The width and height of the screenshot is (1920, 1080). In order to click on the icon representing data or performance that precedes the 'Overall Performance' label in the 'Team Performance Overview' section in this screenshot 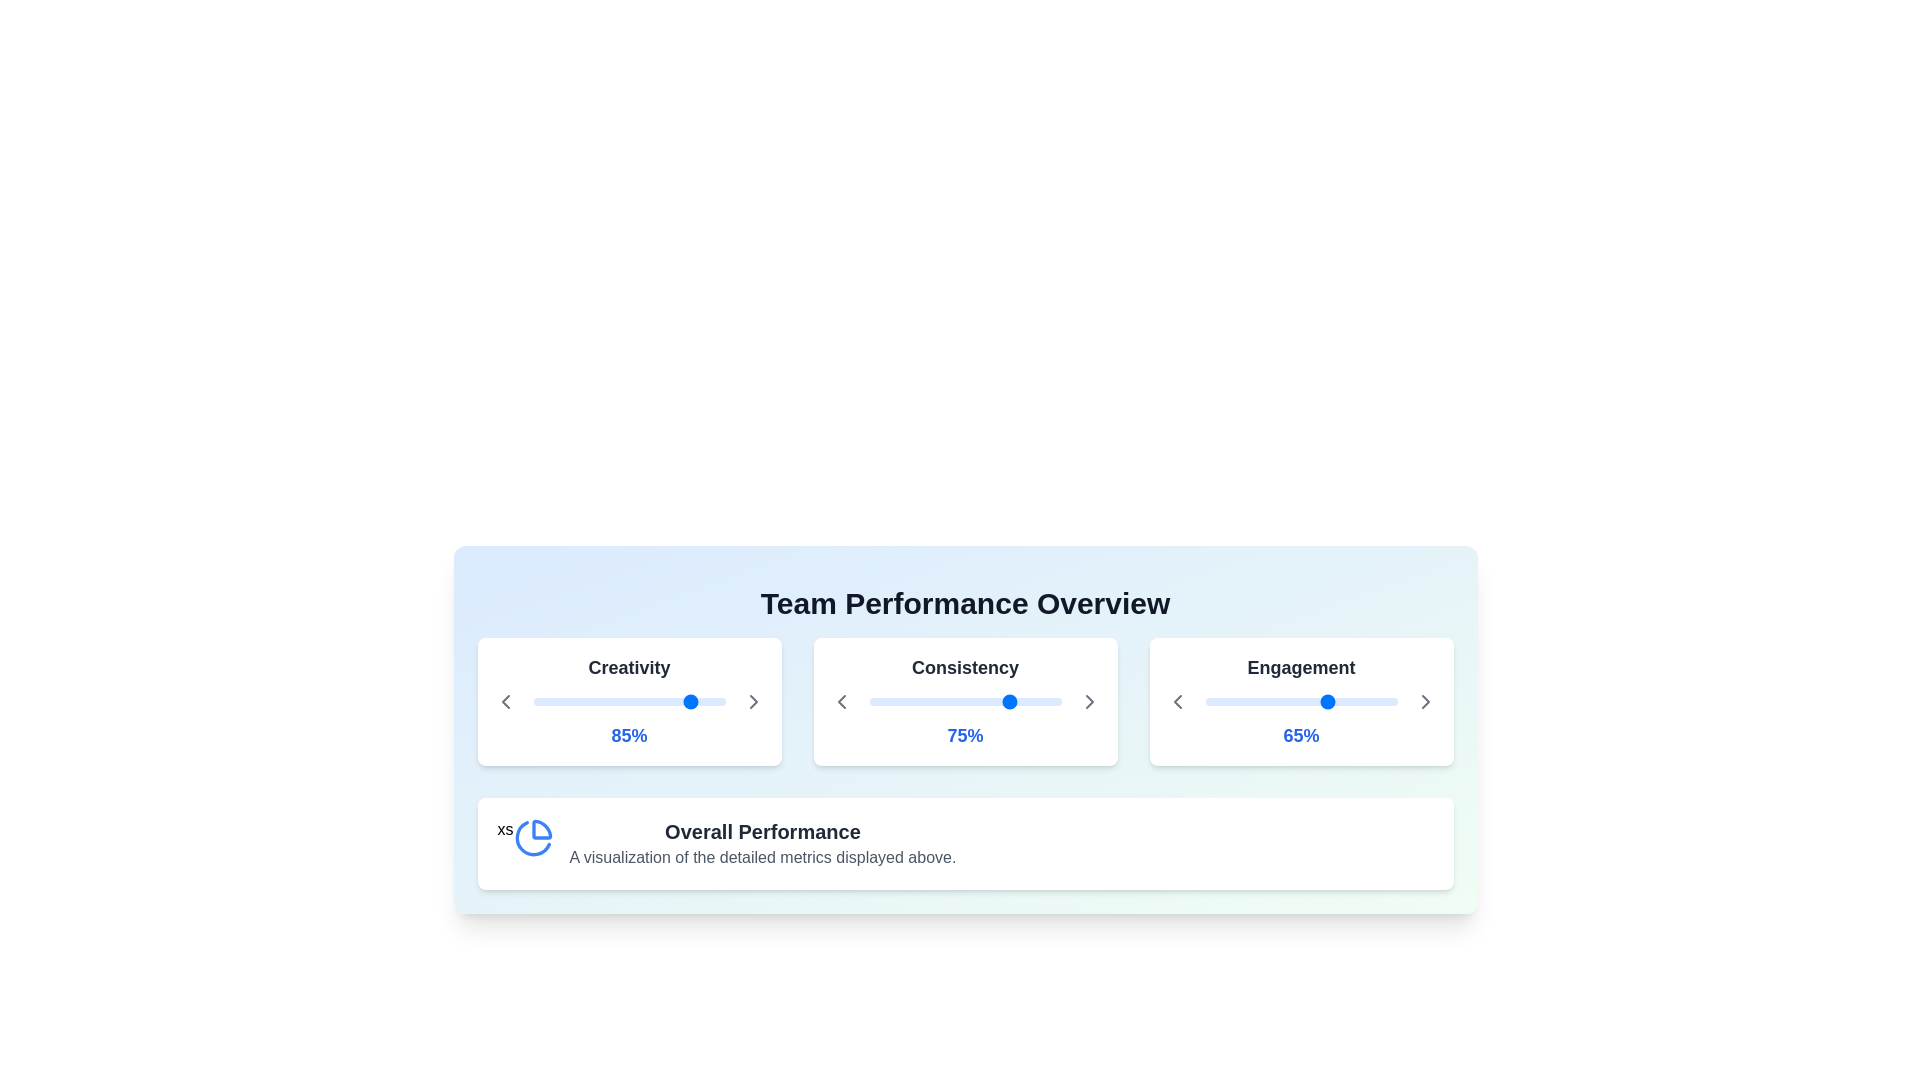, I will do `click(533, 837)`.